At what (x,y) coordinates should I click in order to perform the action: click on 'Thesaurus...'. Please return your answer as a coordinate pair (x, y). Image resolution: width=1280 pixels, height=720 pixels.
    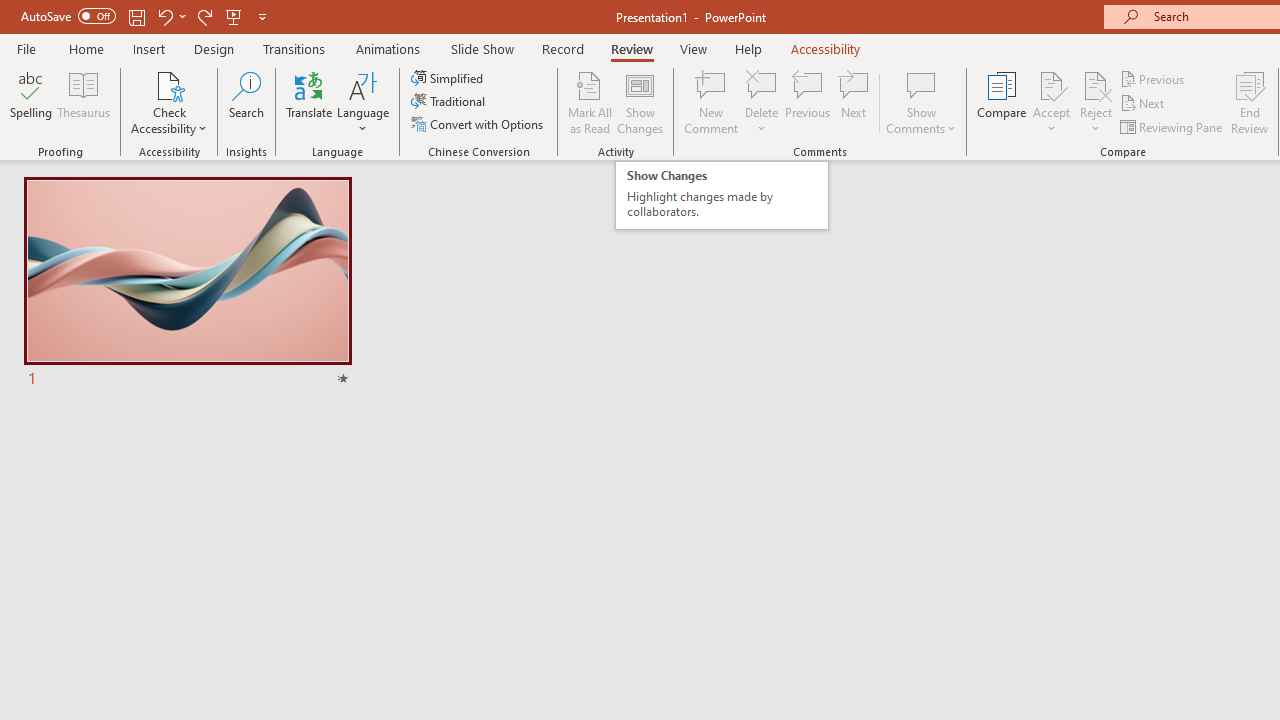
    Looking at the image, I should click on (82, 103).